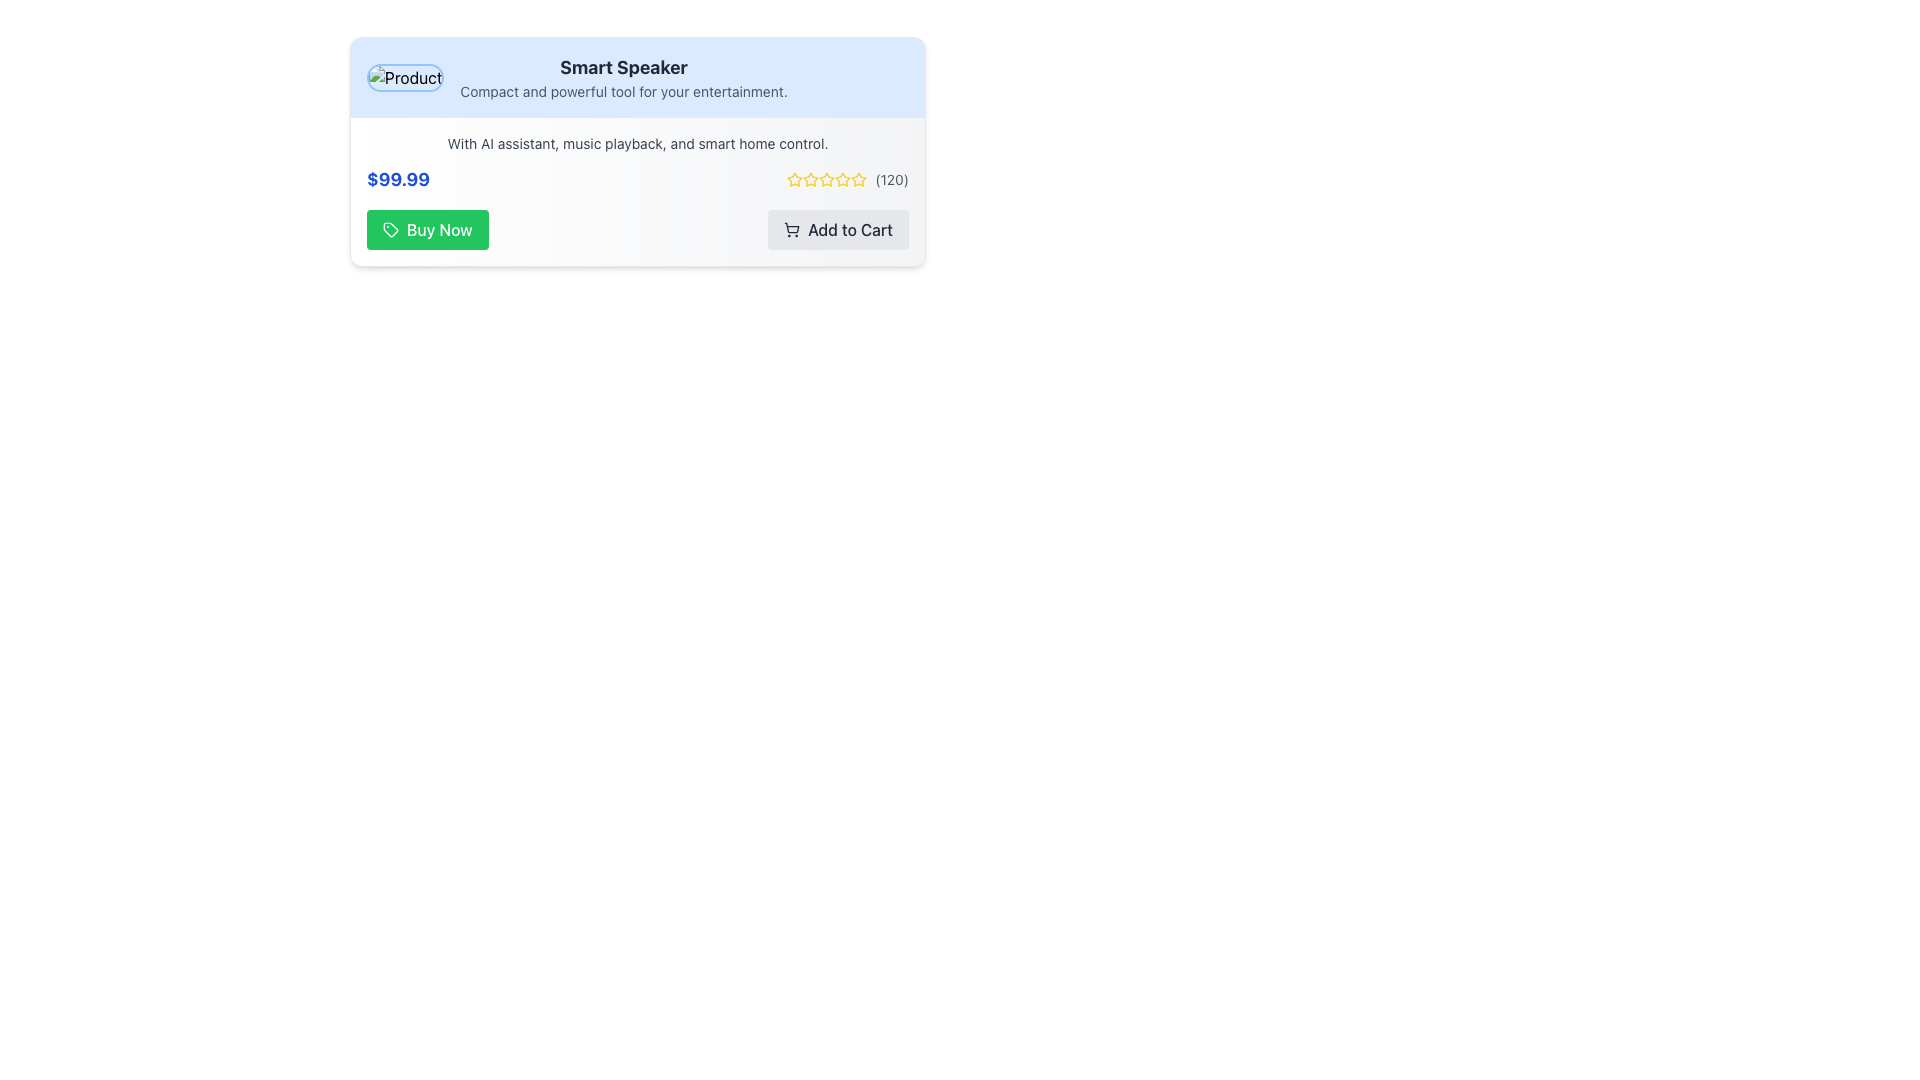  Describe the element at coordinates (398, 180) in the screenshot. I see `the price text label located above the green 'Buy Now' button in the product information card` at that location.